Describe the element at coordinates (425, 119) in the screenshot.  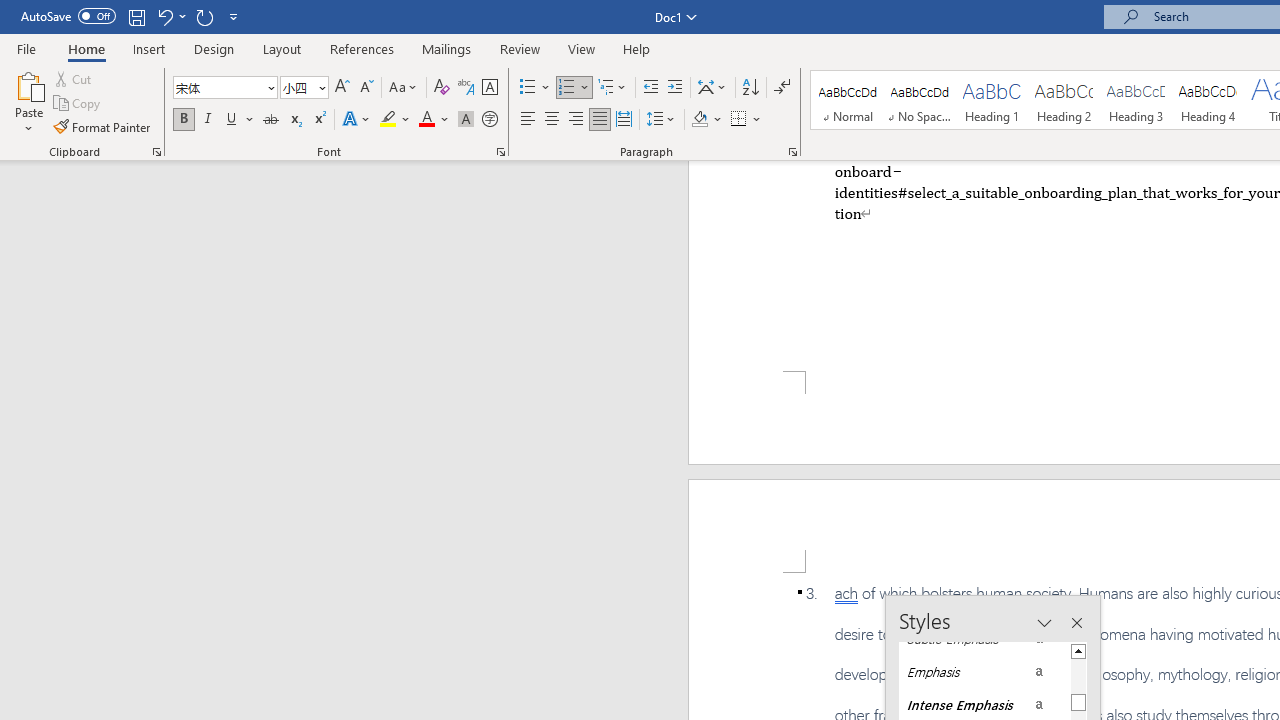
I see `'Font Color Automatic'` at that location.